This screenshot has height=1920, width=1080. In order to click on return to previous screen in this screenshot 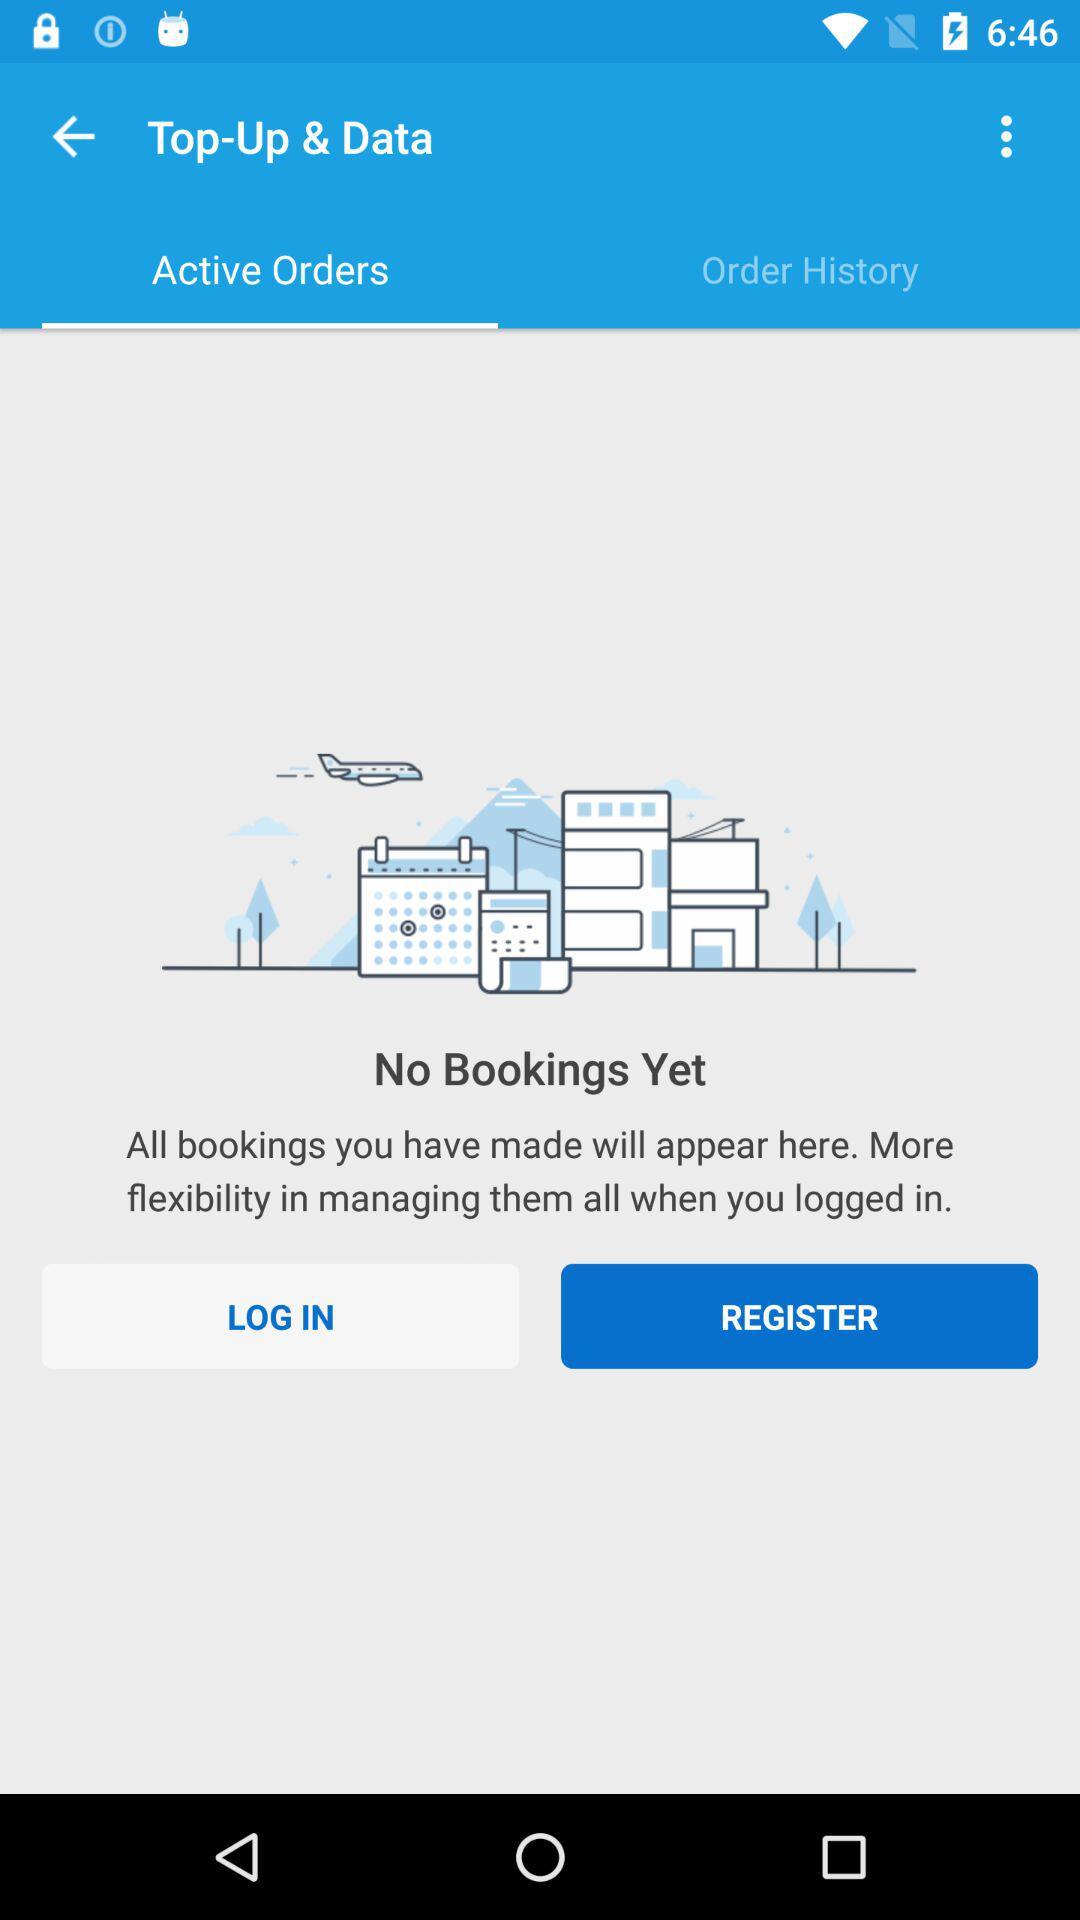, I will do `click(72, 135)`.